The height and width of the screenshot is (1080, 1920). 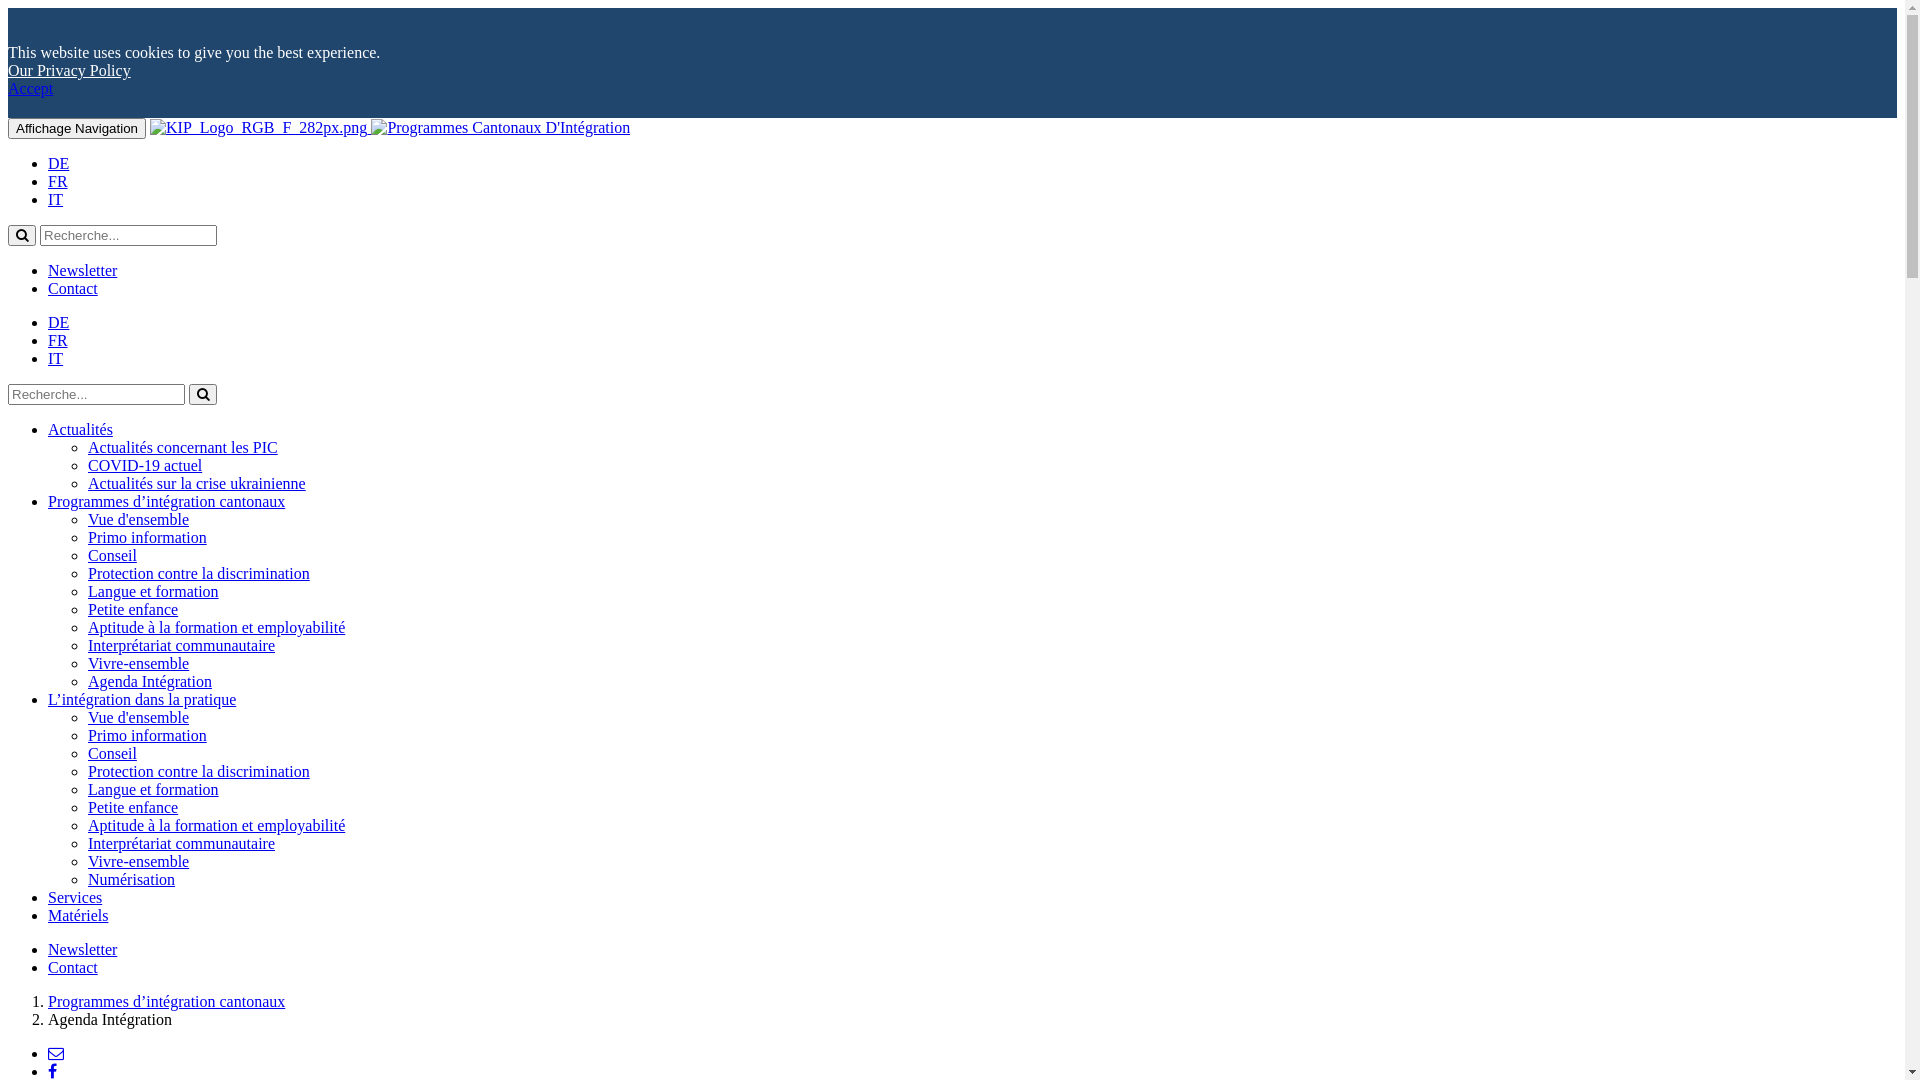 I want to click on 'FR', so click(x=57, y=181).